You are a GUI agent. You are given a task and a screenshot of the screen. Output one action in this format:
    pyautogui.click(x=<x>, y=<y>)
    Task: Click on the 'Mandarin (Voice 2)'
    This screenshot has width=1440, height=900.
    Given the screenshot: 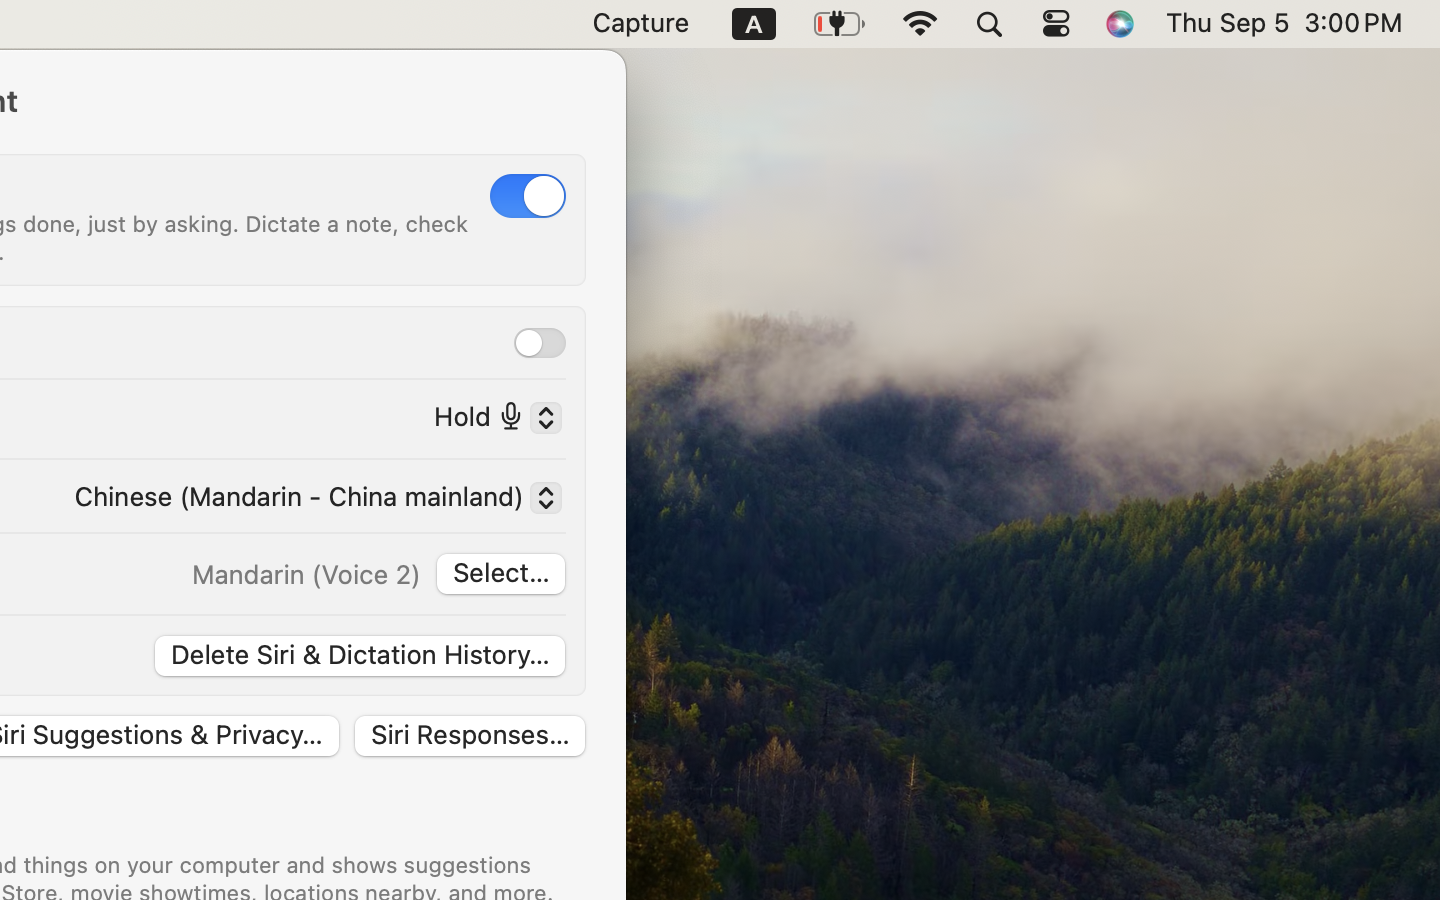 What is the action you would take?
    pyautogui.click(x=306, y=574)
    